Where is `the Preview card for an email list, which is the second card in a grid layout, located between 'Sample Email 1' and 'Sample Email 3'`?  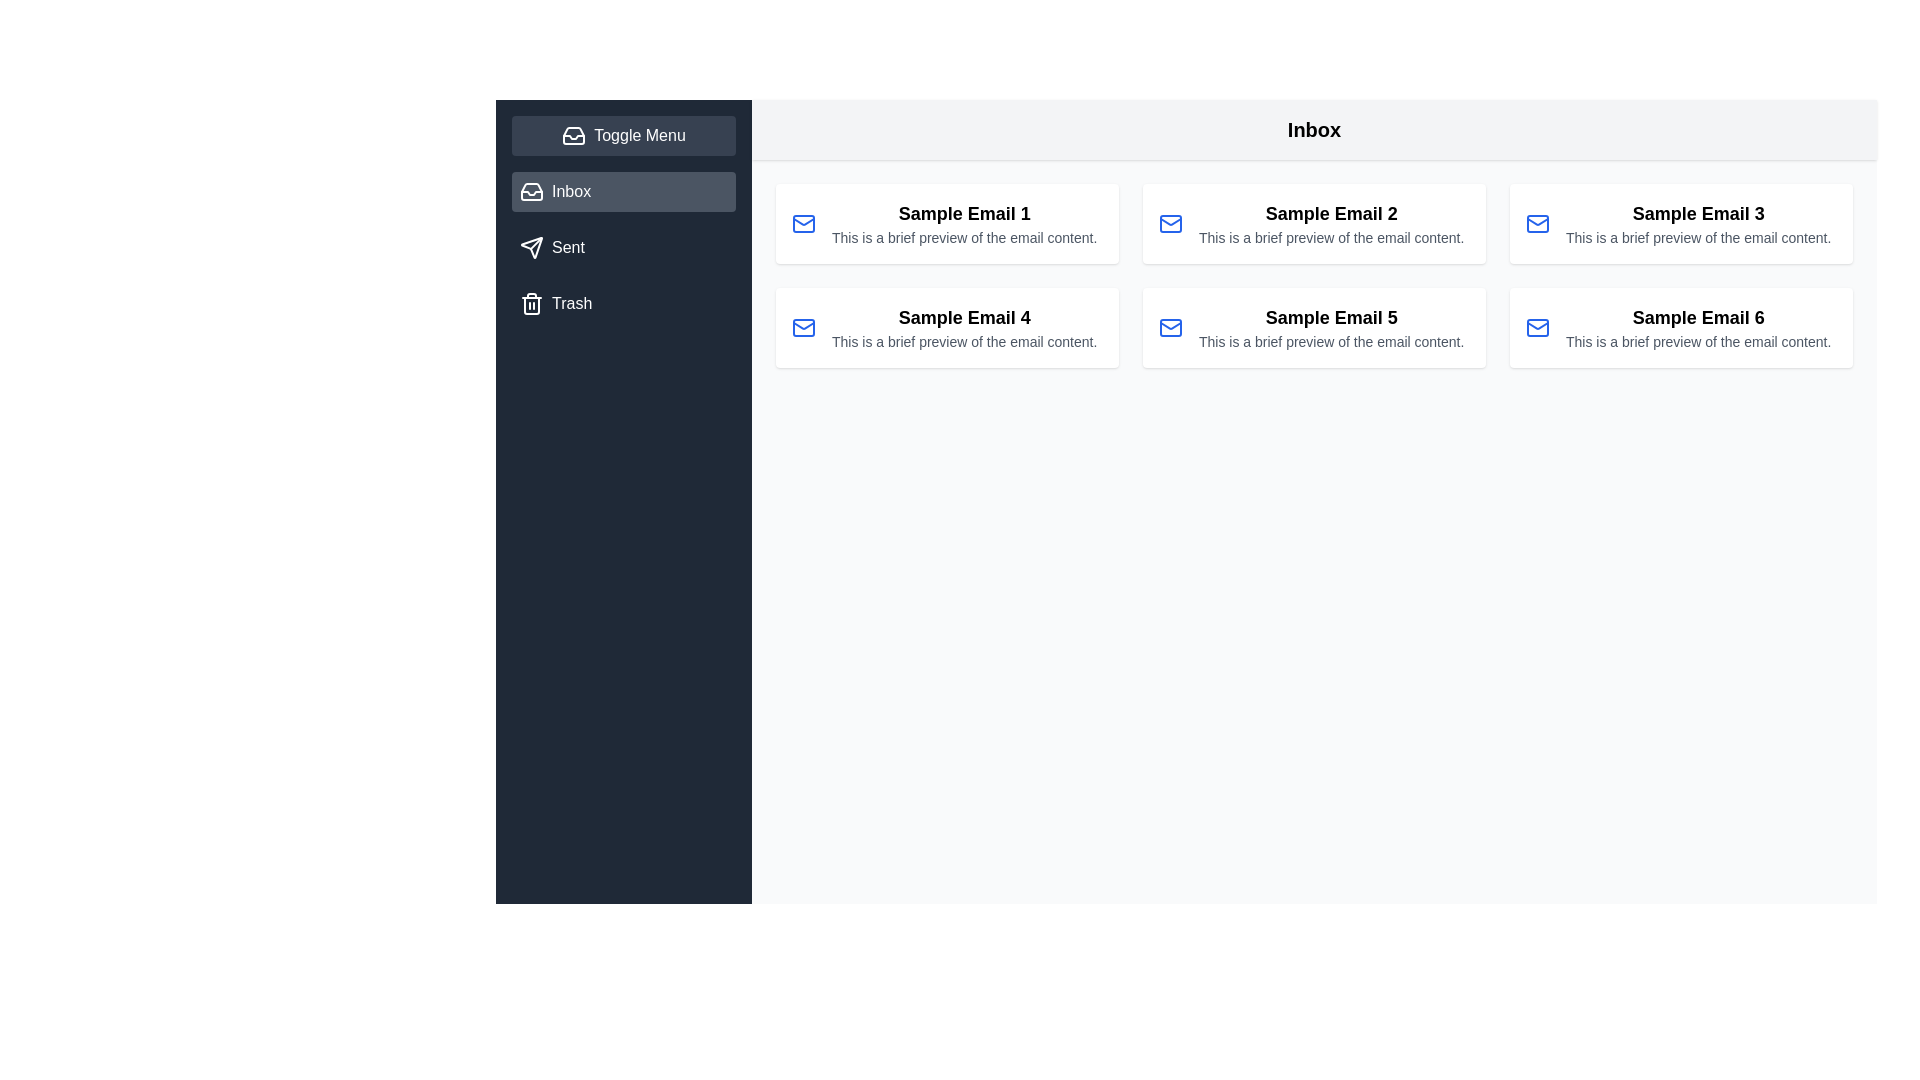 the Preview card for an email list, which is the second card in a grid layout, located between 'Sample Email 1' and 'Sample Email 3' is located at coordinates (1314, 223).